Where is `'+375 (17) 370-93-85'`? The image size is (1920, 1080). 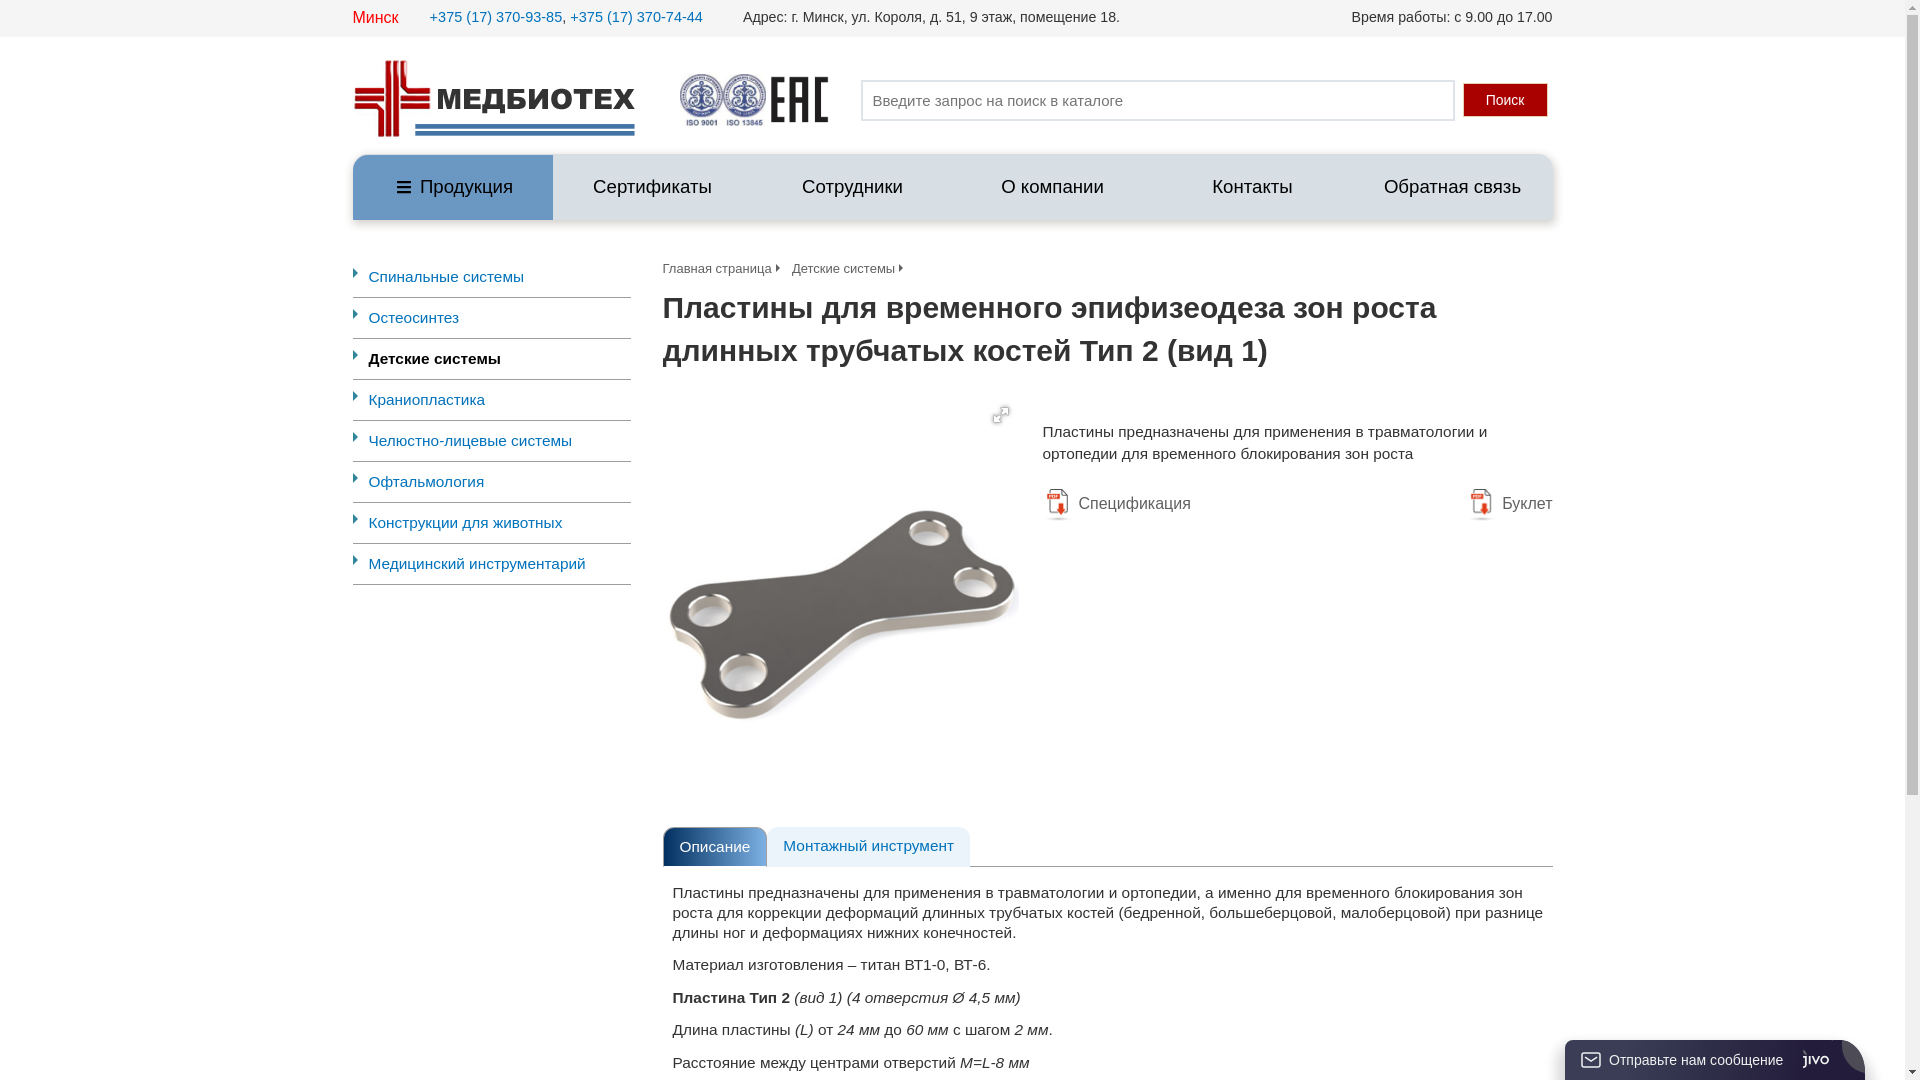
'+375 (17) 370-93-85' is located at coordinates (496, 16).